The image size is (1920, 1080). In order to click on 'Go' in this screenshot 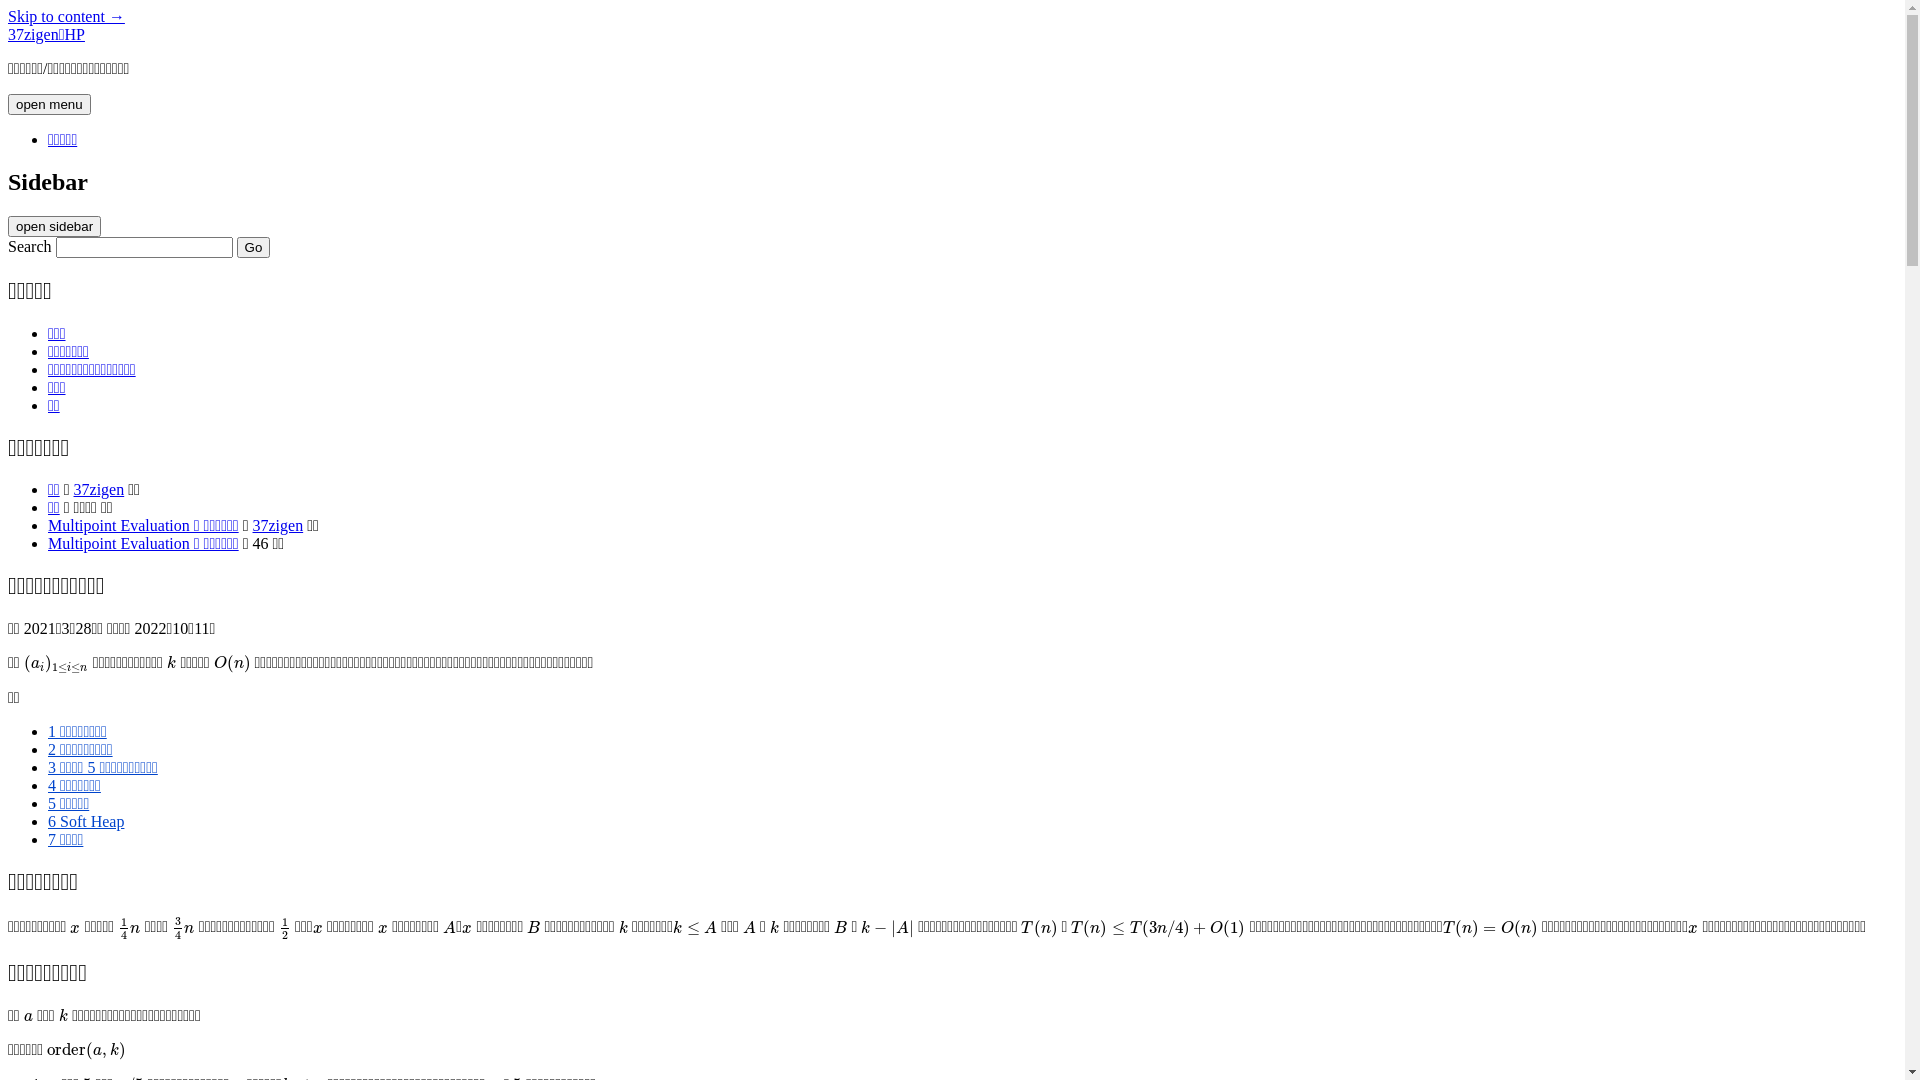, I will do `click(236, 246)`.